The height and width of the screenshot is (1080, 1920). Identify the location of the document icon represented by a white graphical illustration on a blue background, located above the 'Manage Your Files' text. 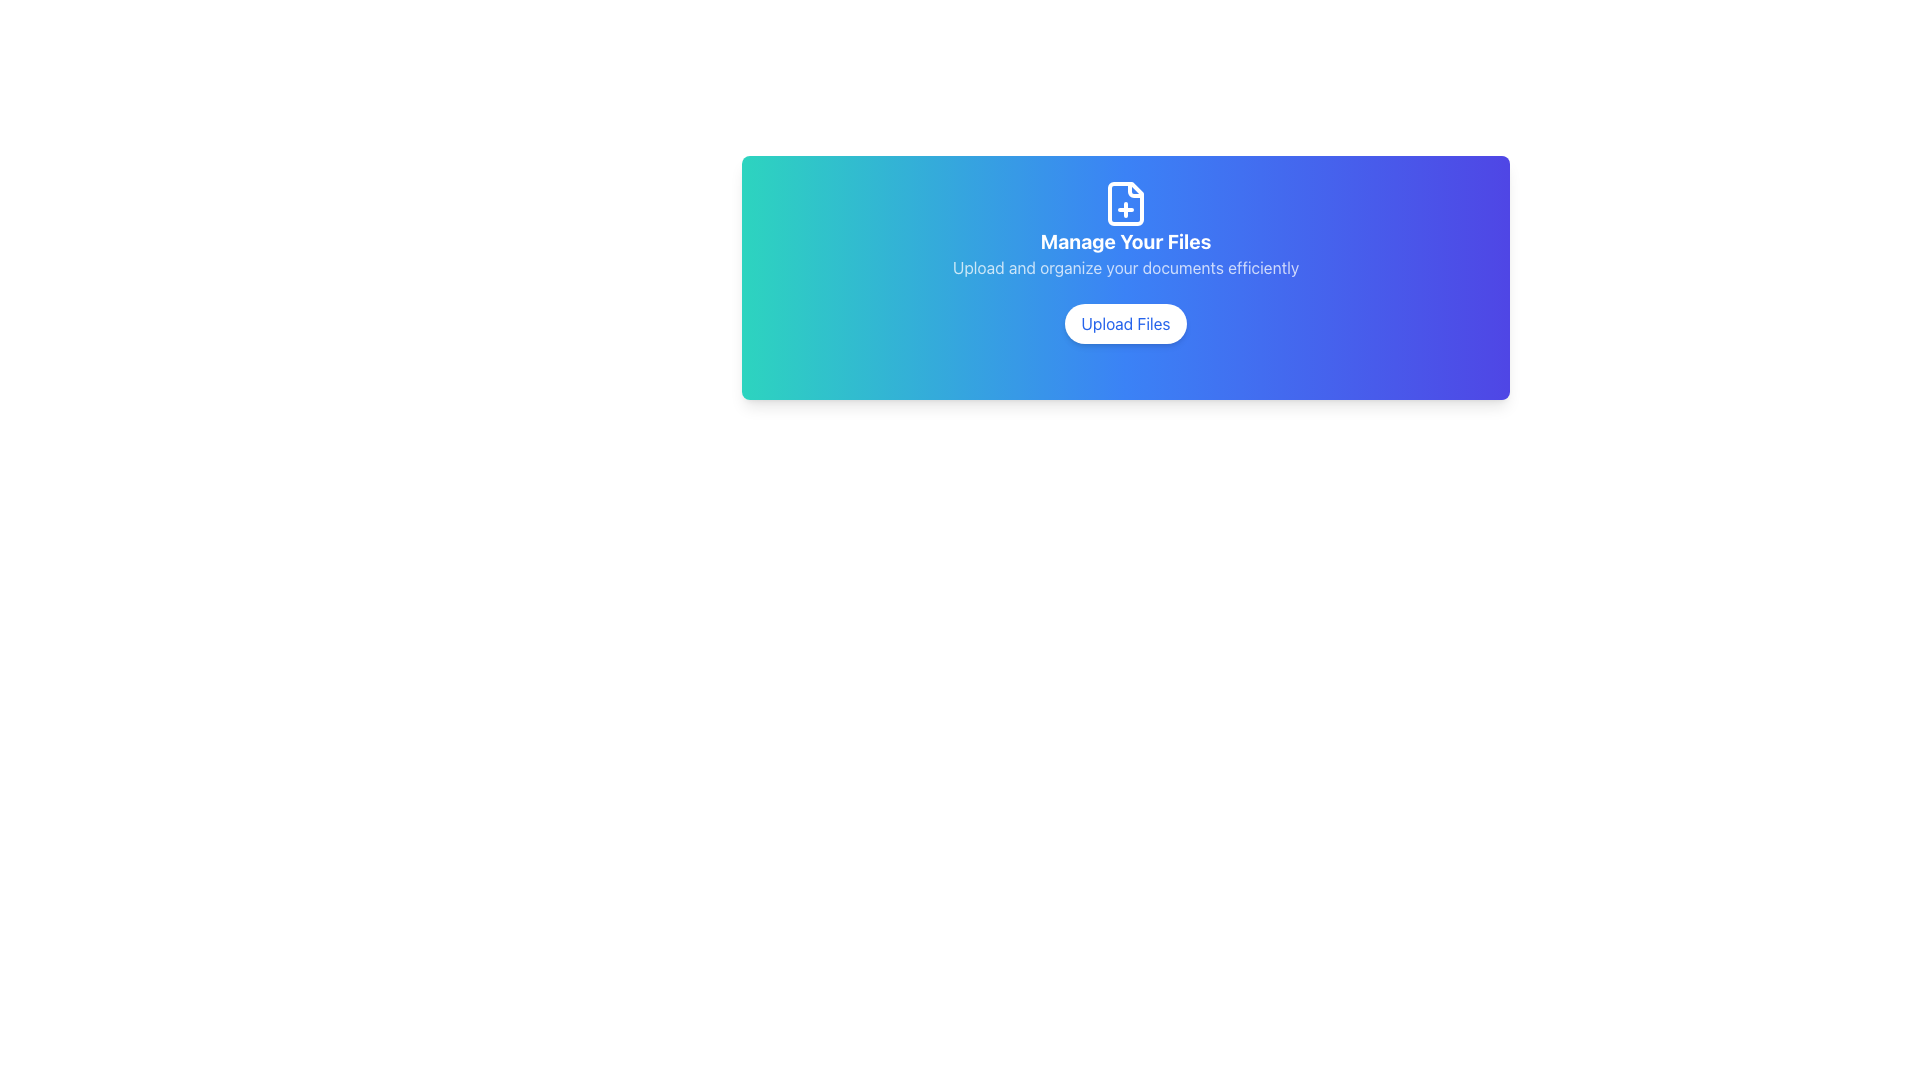
(1126, 204).